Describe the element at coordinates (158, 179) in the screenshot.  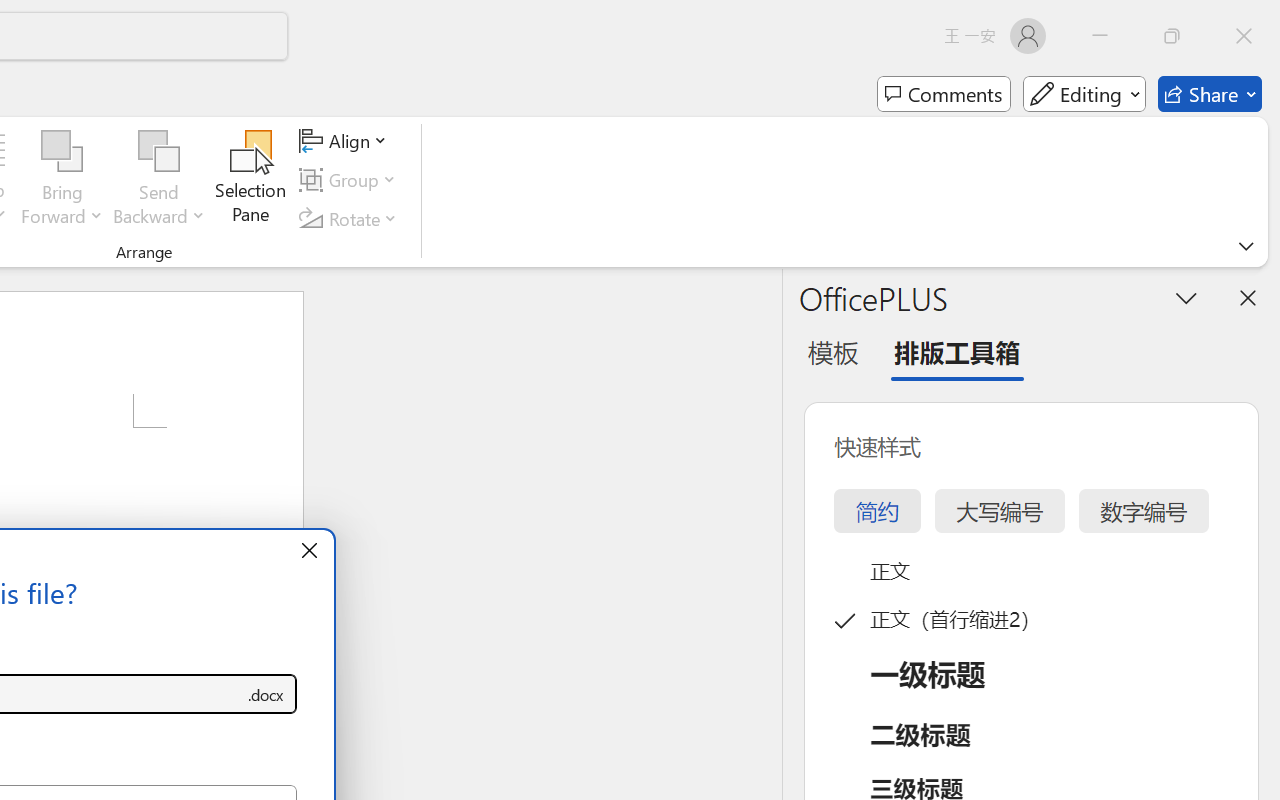
I see `'Send Backward'` at that location.